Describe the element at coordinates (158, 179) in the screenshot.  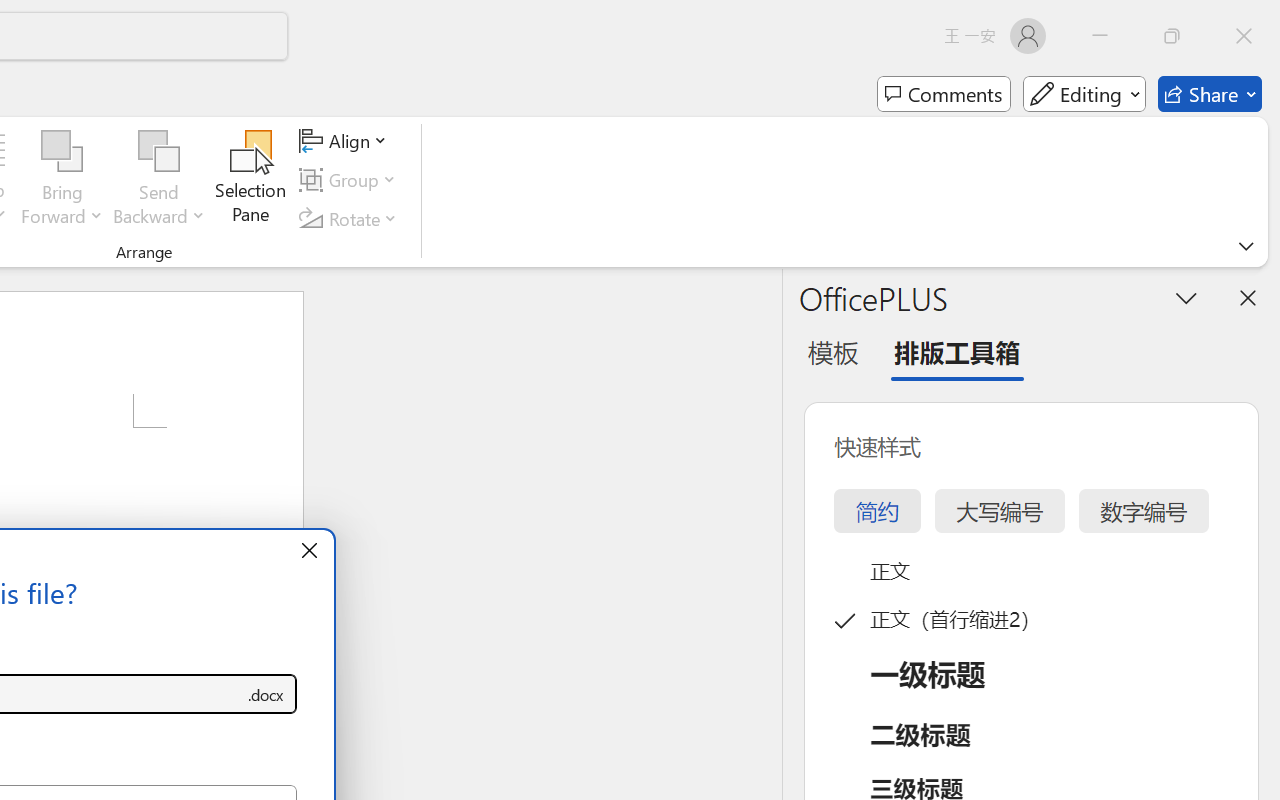
I see `'Send Backward'` at that location.